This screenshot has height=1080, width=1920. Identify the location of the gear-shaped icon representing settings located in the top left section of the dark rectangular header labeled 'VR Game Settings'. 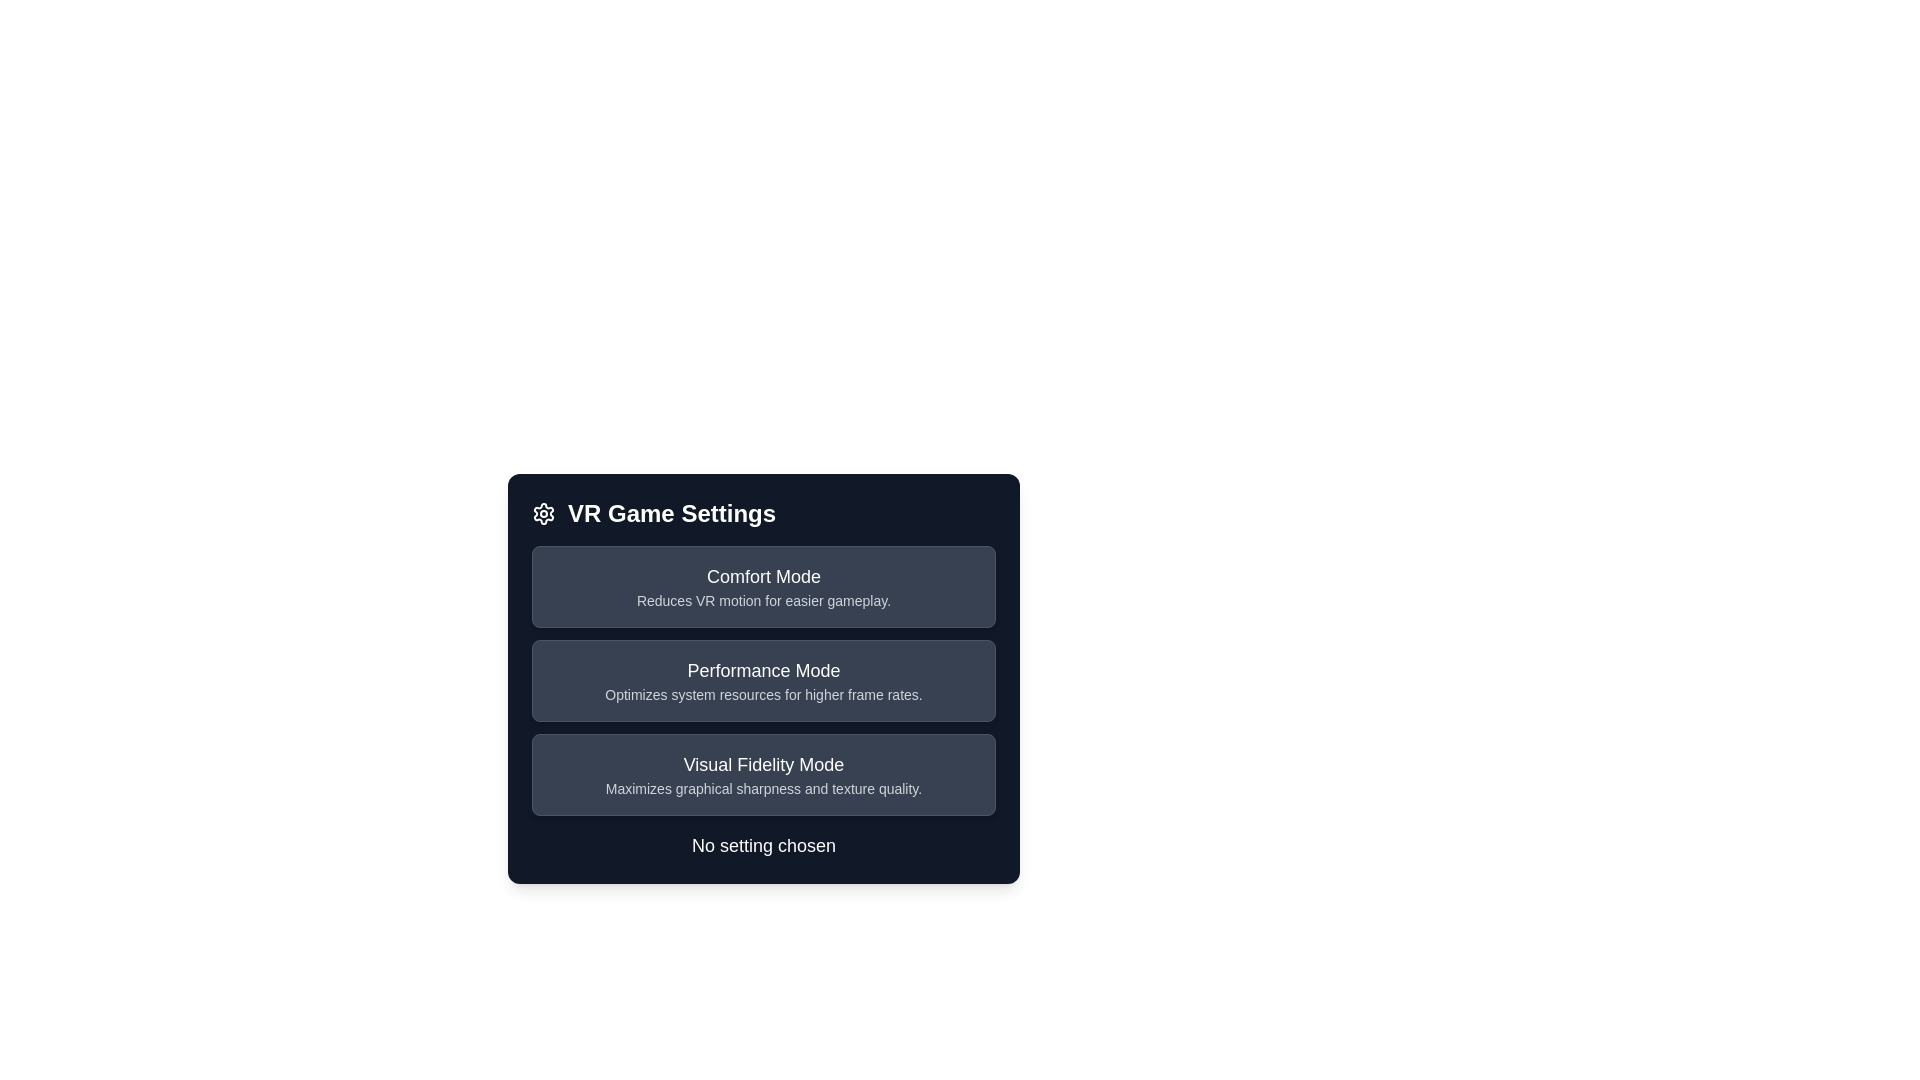
(543, 512).